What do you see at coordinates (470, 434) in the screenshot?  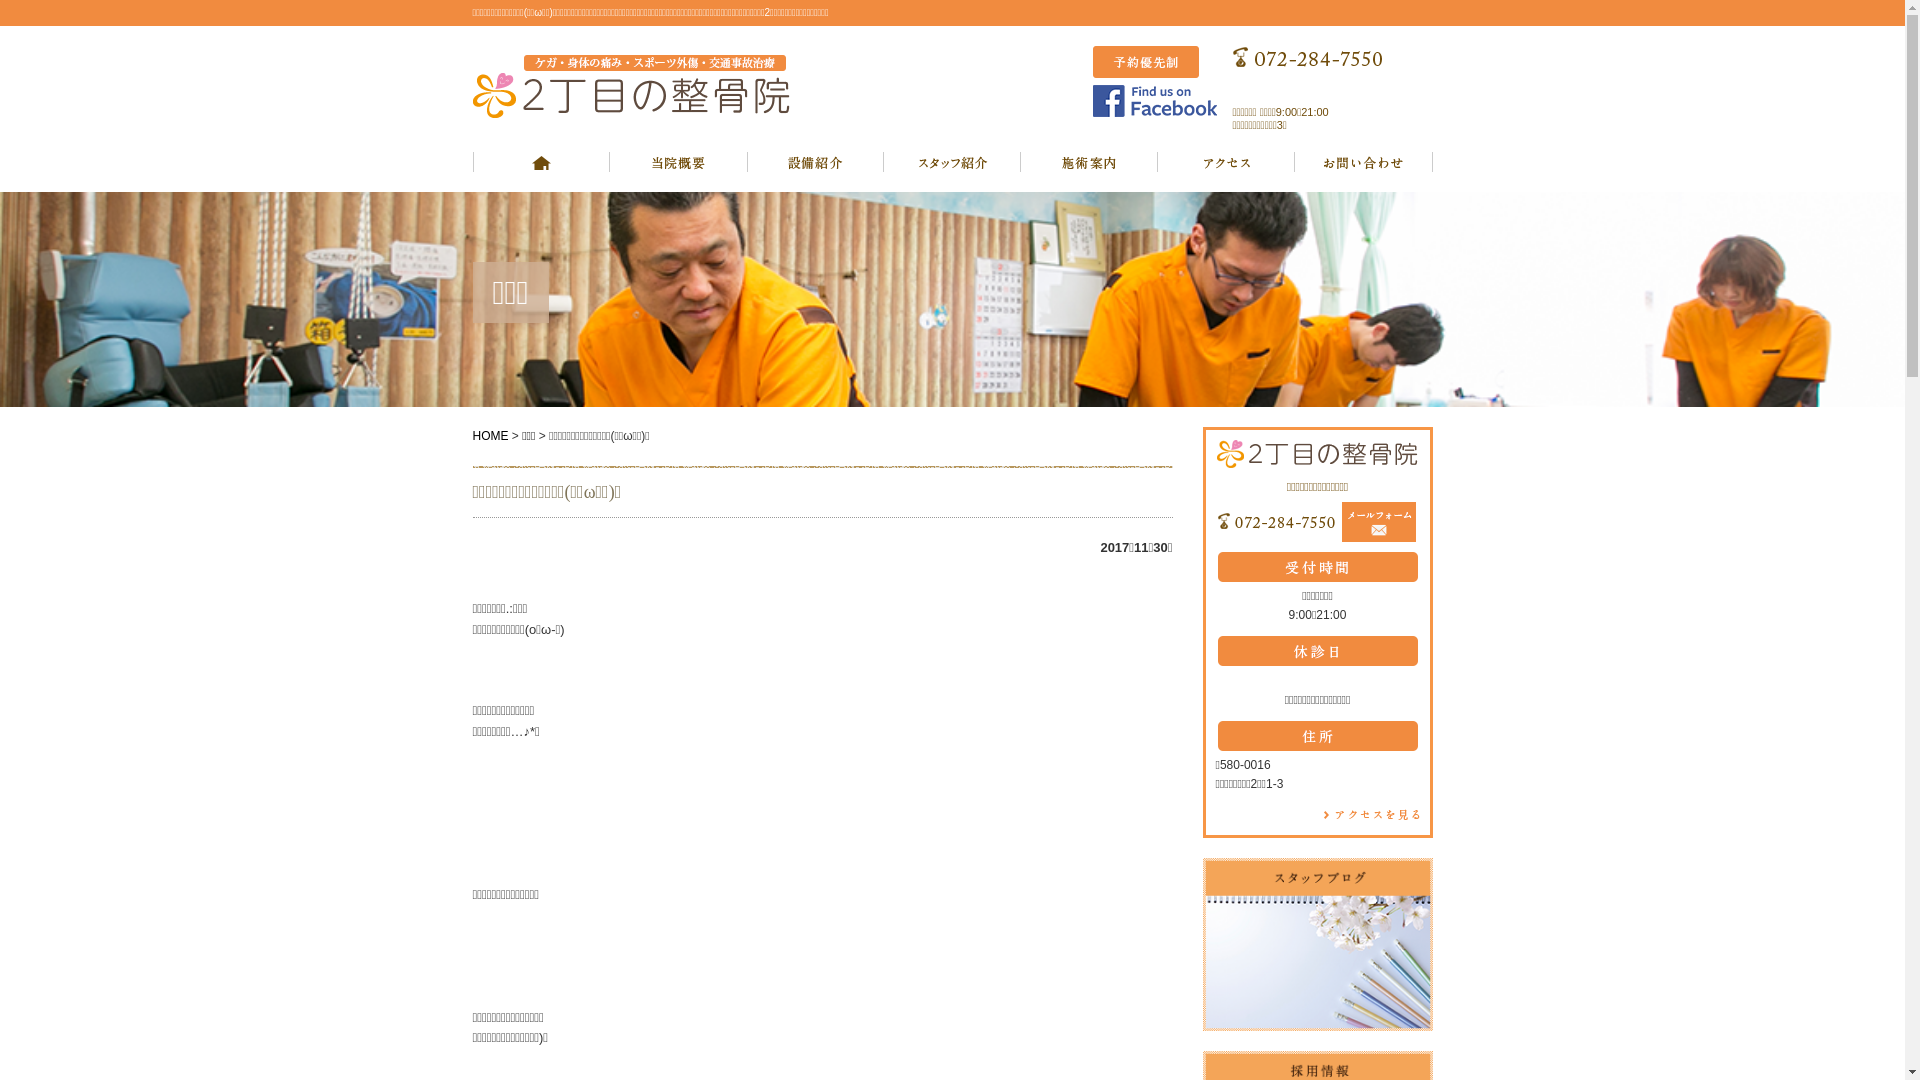 I see `'HOME'` at bounding box center [470, 434].